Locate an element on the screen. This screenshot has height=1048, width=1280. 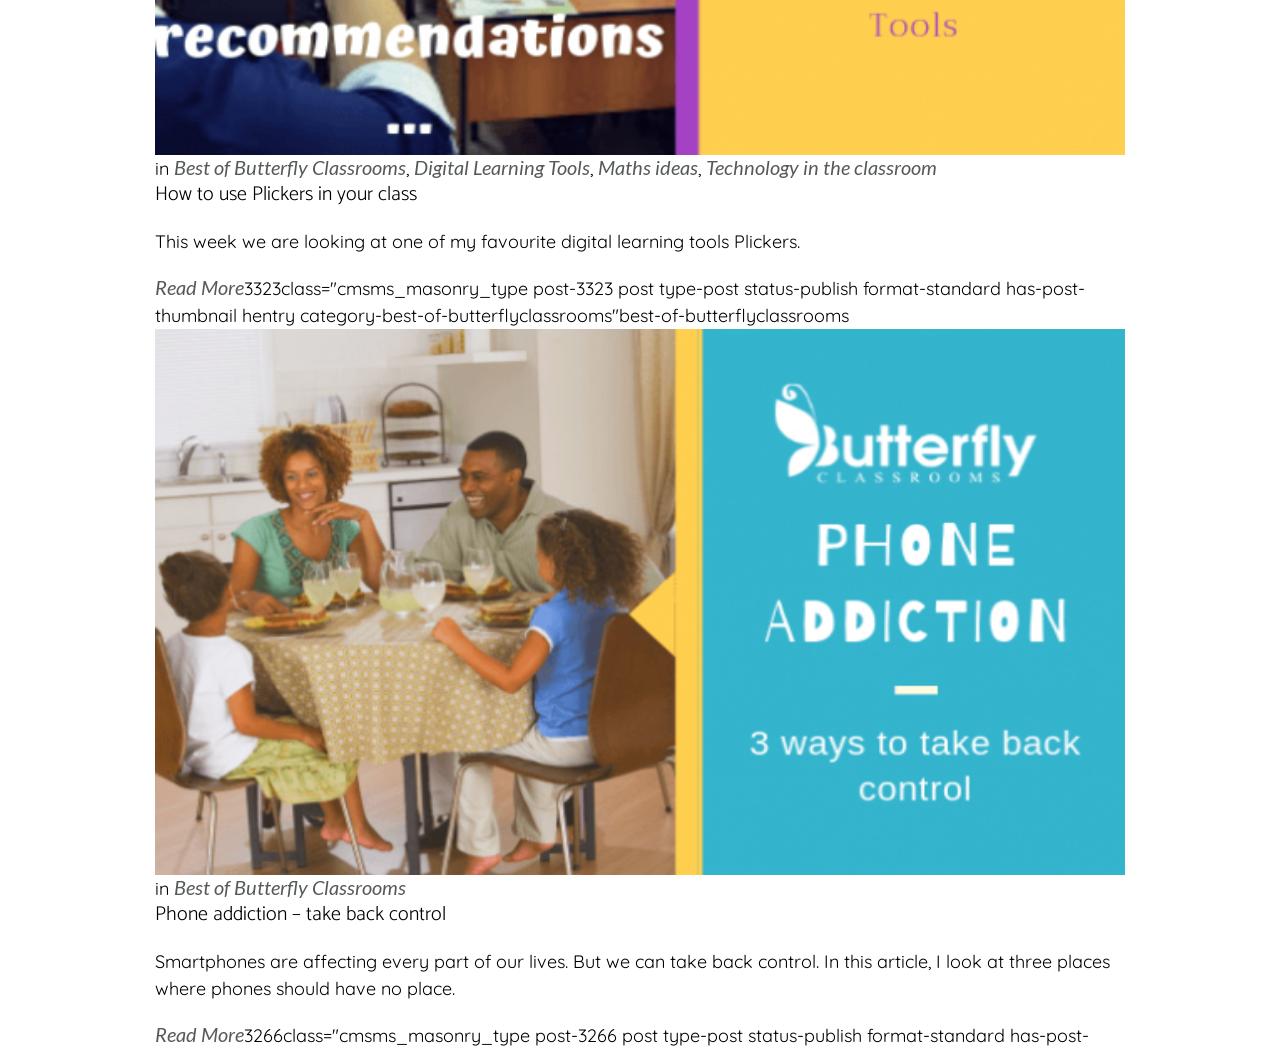
'3323class="cmsms_masonry_type post-3323 post type-post status-publish format-standard has-post-thumbnail hentry category-best-of-butterflyclassrooms"best-of-butterflyclassrooms' is located at coordinates (619, 301).